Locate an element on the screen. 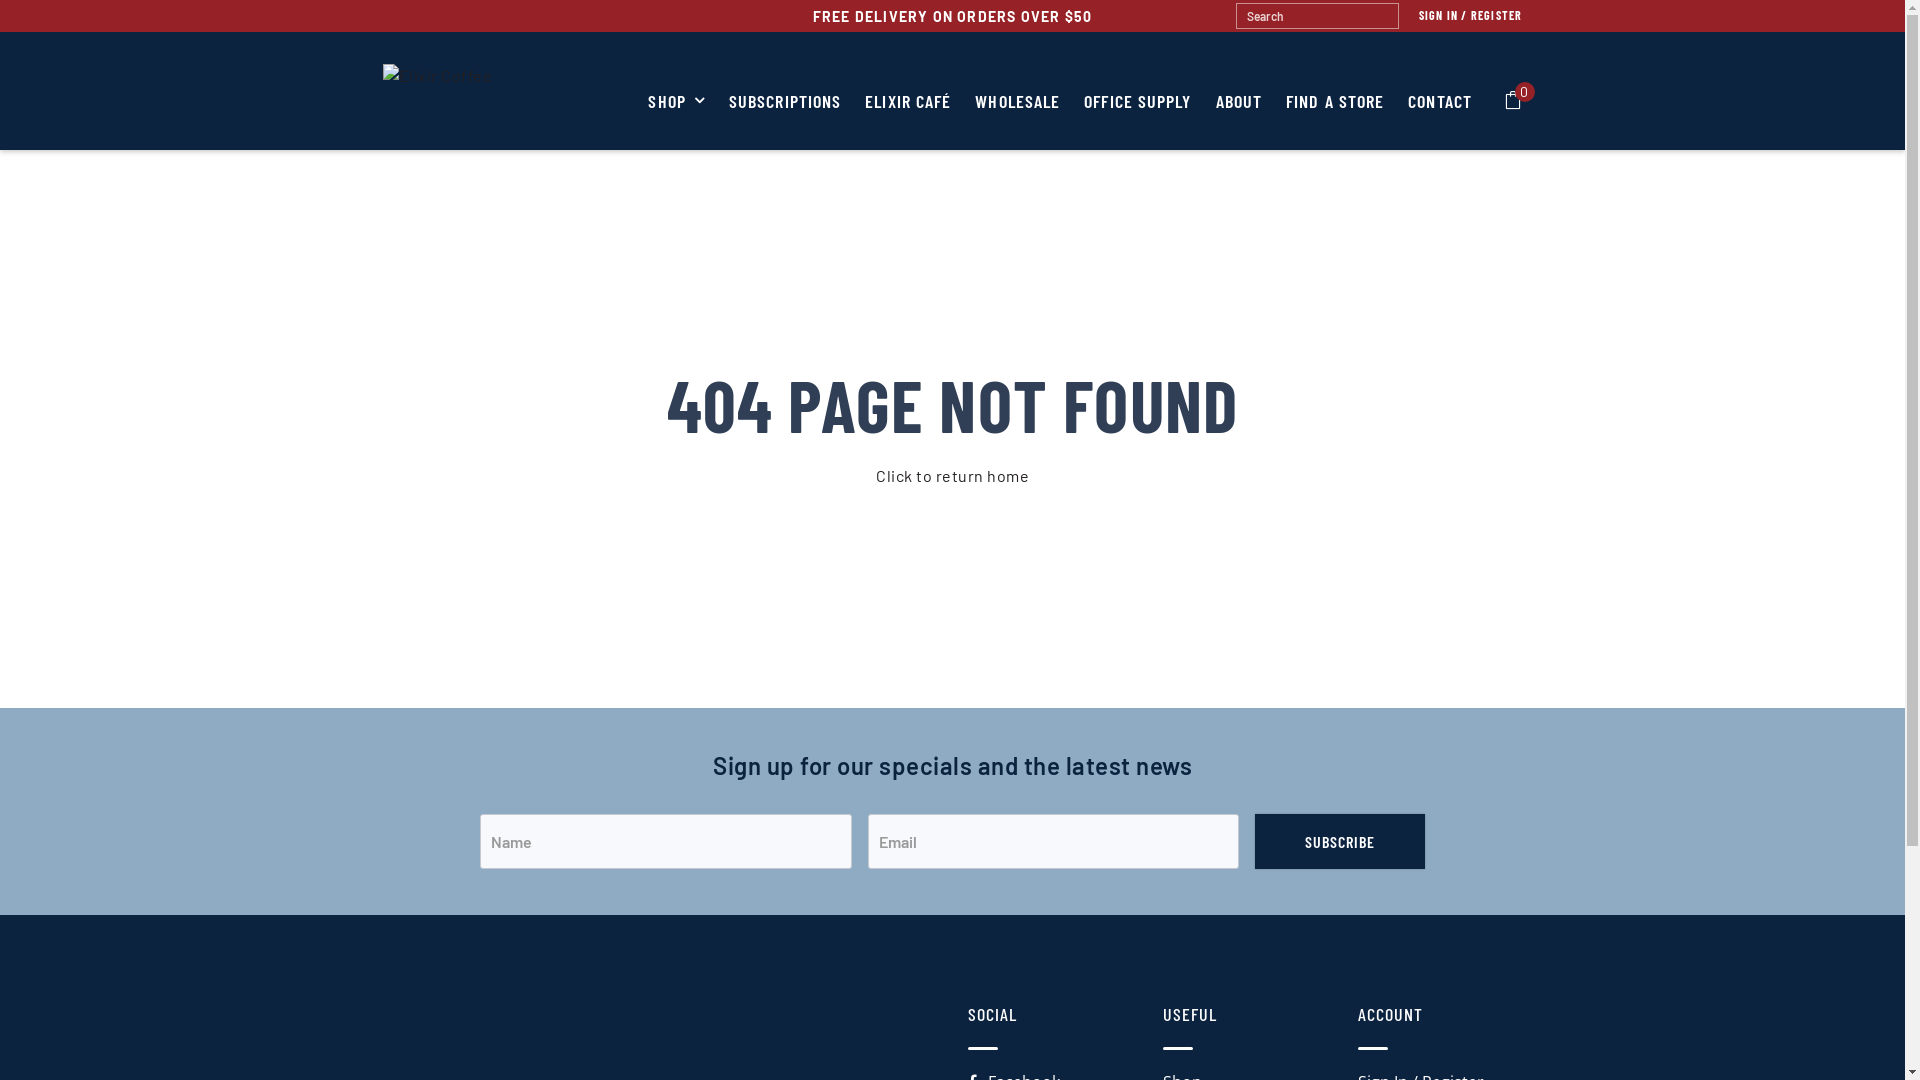 This screenshot has height=1080, width=1920. 'FIND A STORE' is located at coordinates (1334, 107).